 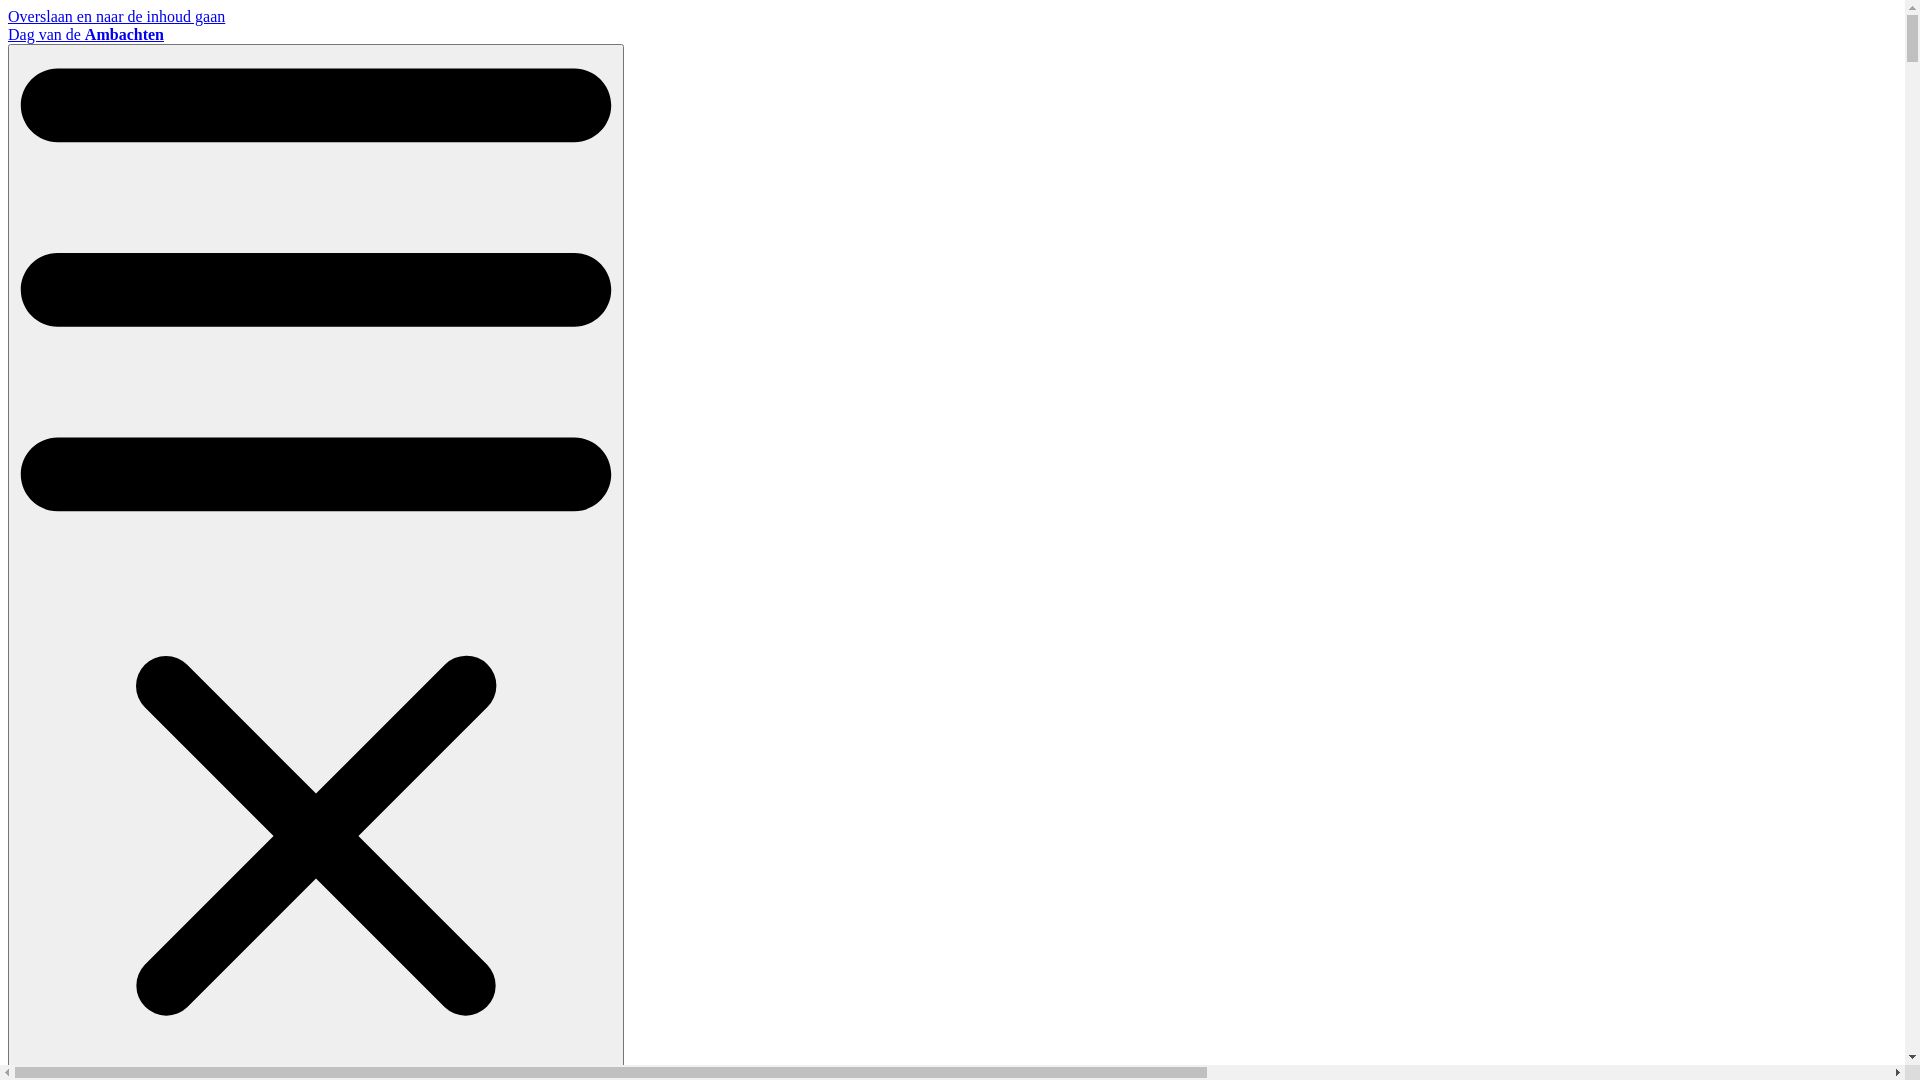 What do you see at coordinates (115, 16) in the screenshot?
I see `'Overslaan en naar de inhoud gaan'` at bounding box center [115, 16].